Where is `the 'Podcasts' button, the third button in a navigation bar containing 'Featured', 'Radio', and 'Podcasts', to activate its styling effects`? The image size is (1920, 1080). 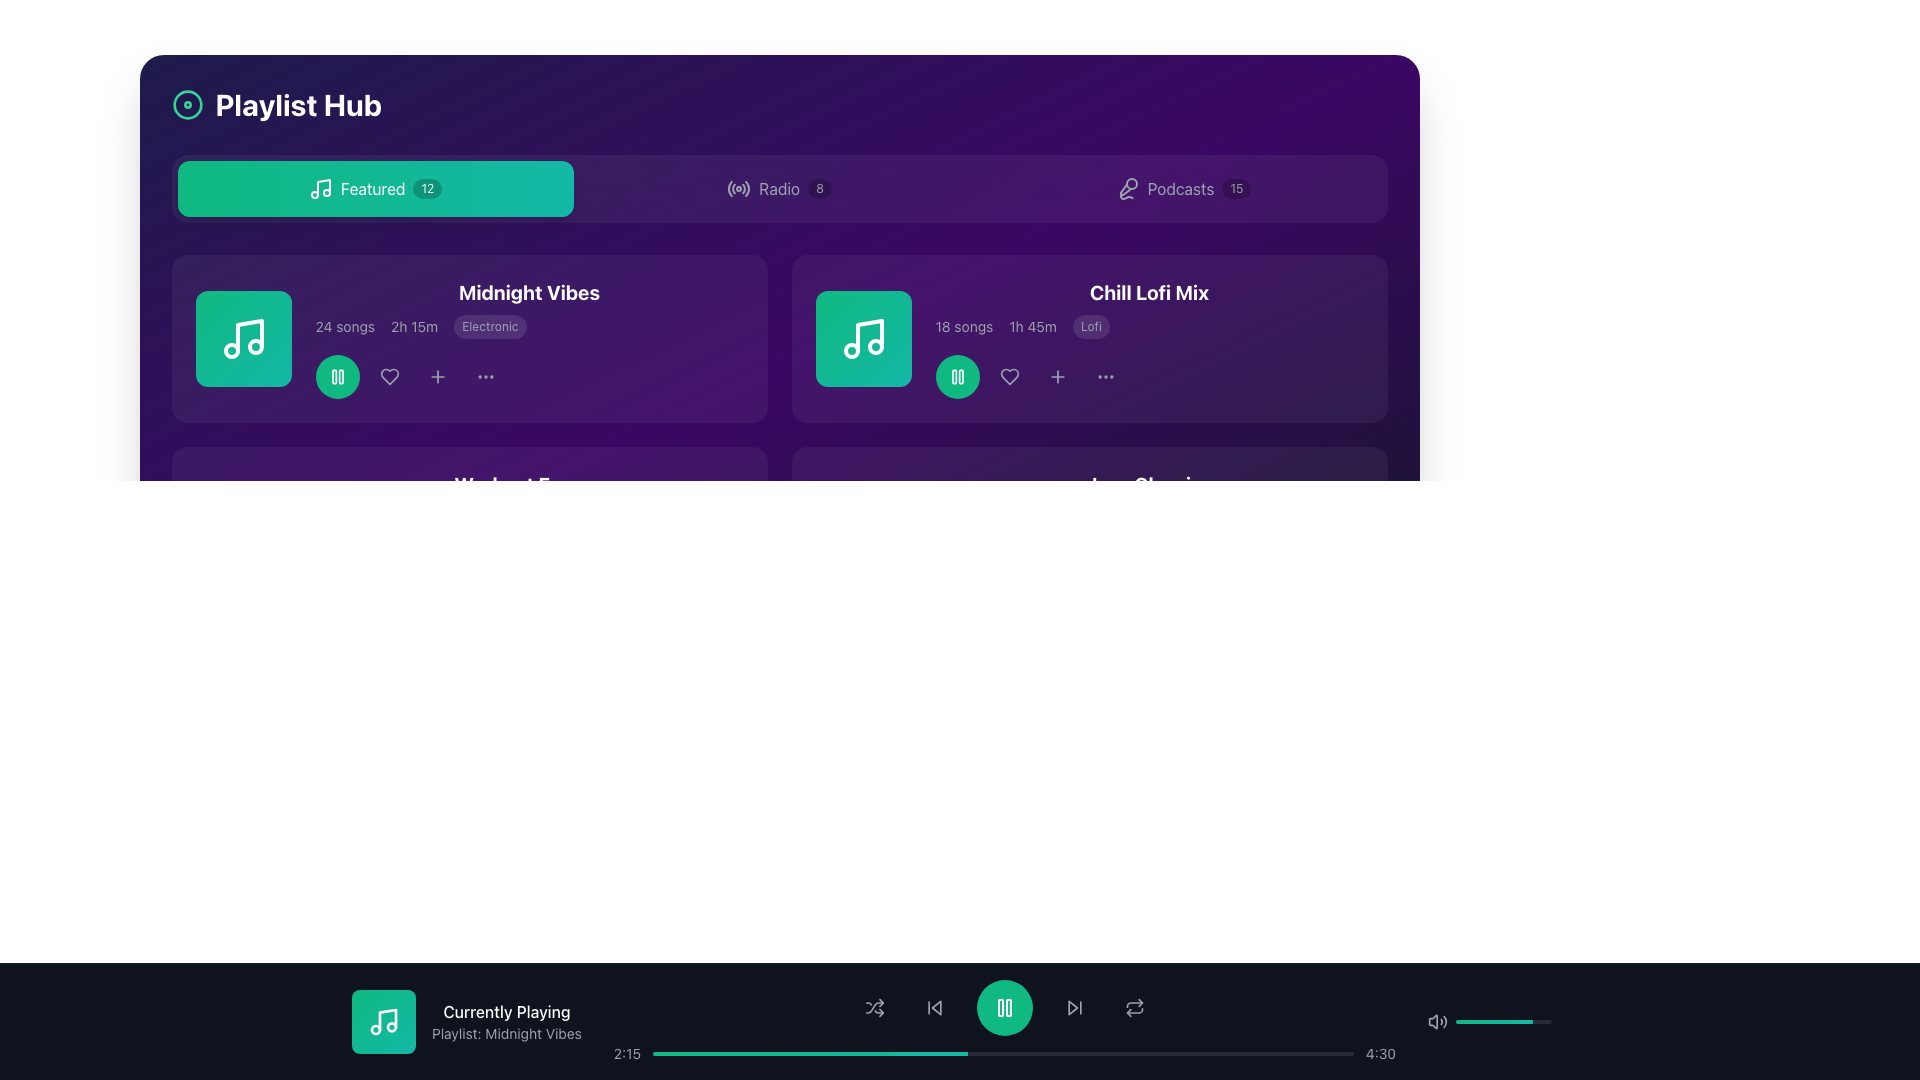 the 'Podcasts' button, the third button in a navigation bar containing 'Featured', 'Radio', and 'Podcasts', to activate its styling effects is located at coordinates (1183, 189).